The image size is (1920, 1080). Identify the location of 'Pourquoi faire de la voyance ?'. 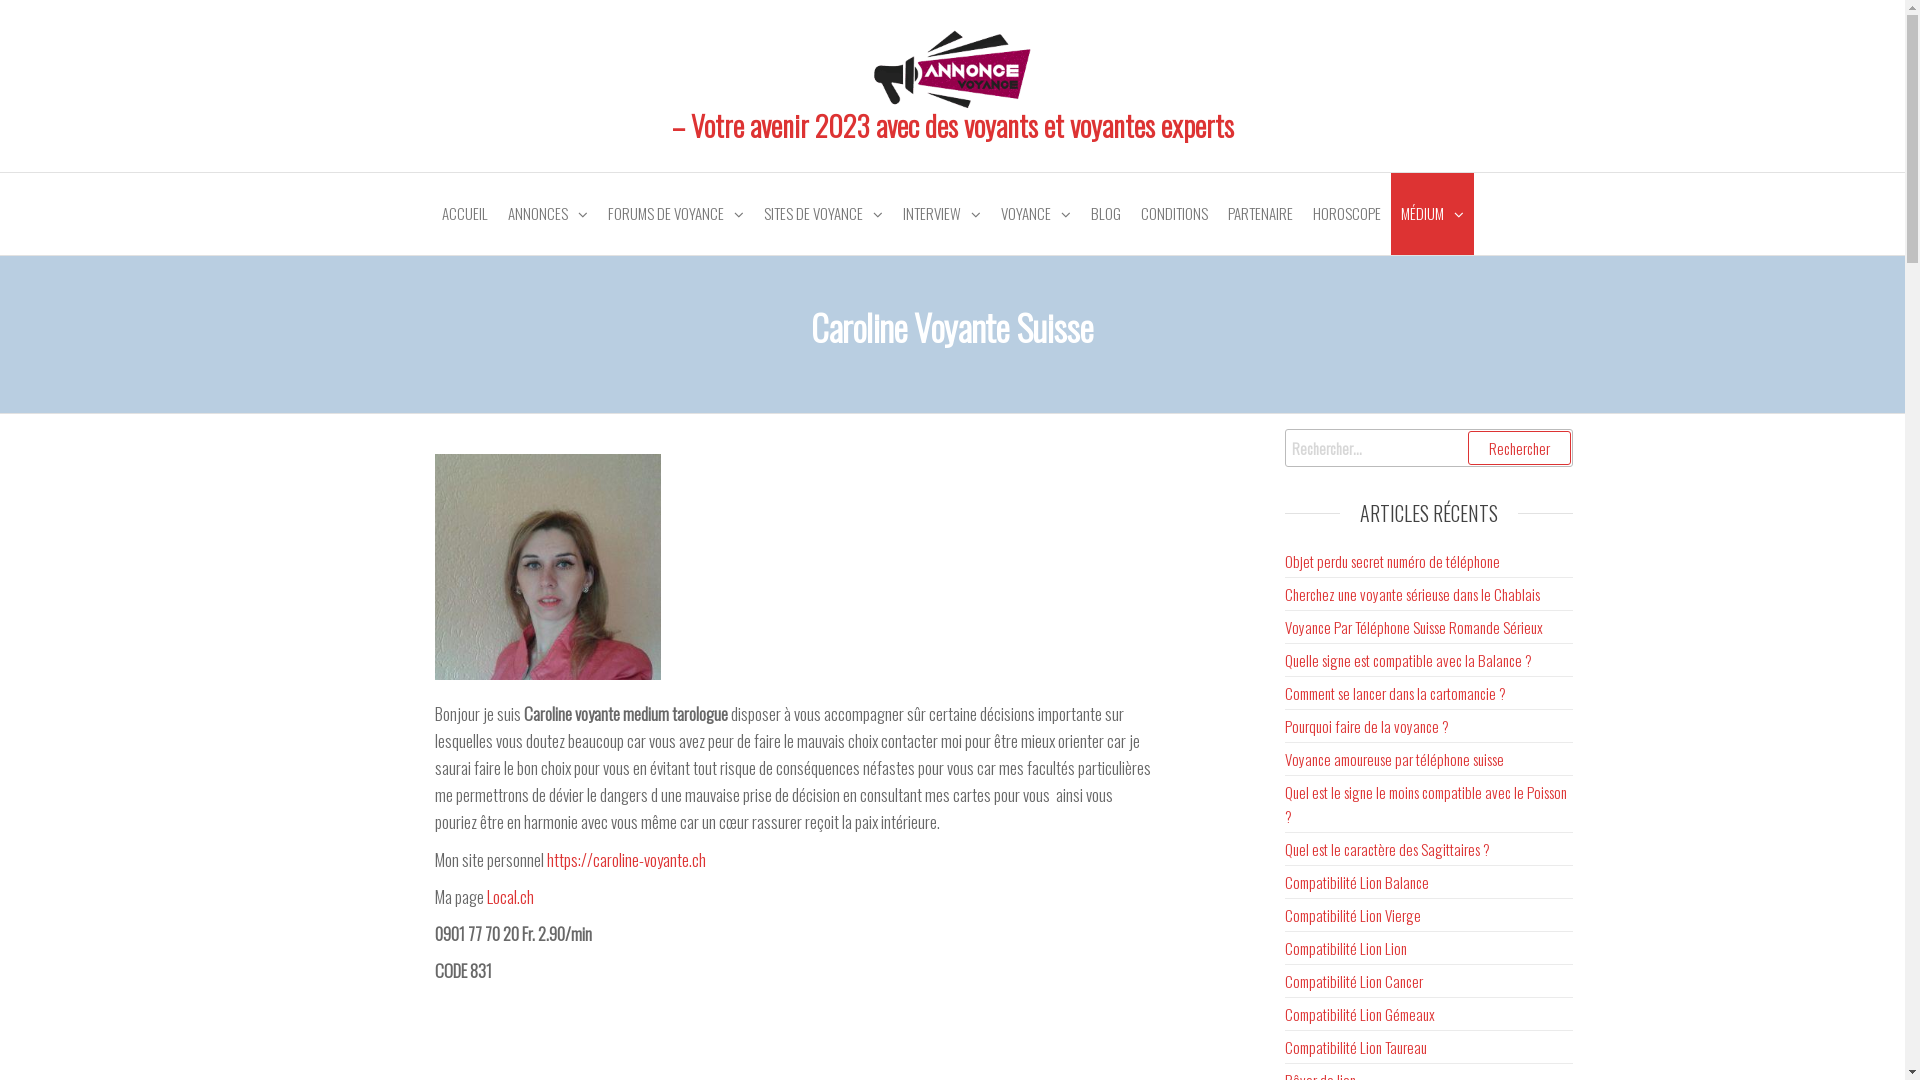
(1366, 725).